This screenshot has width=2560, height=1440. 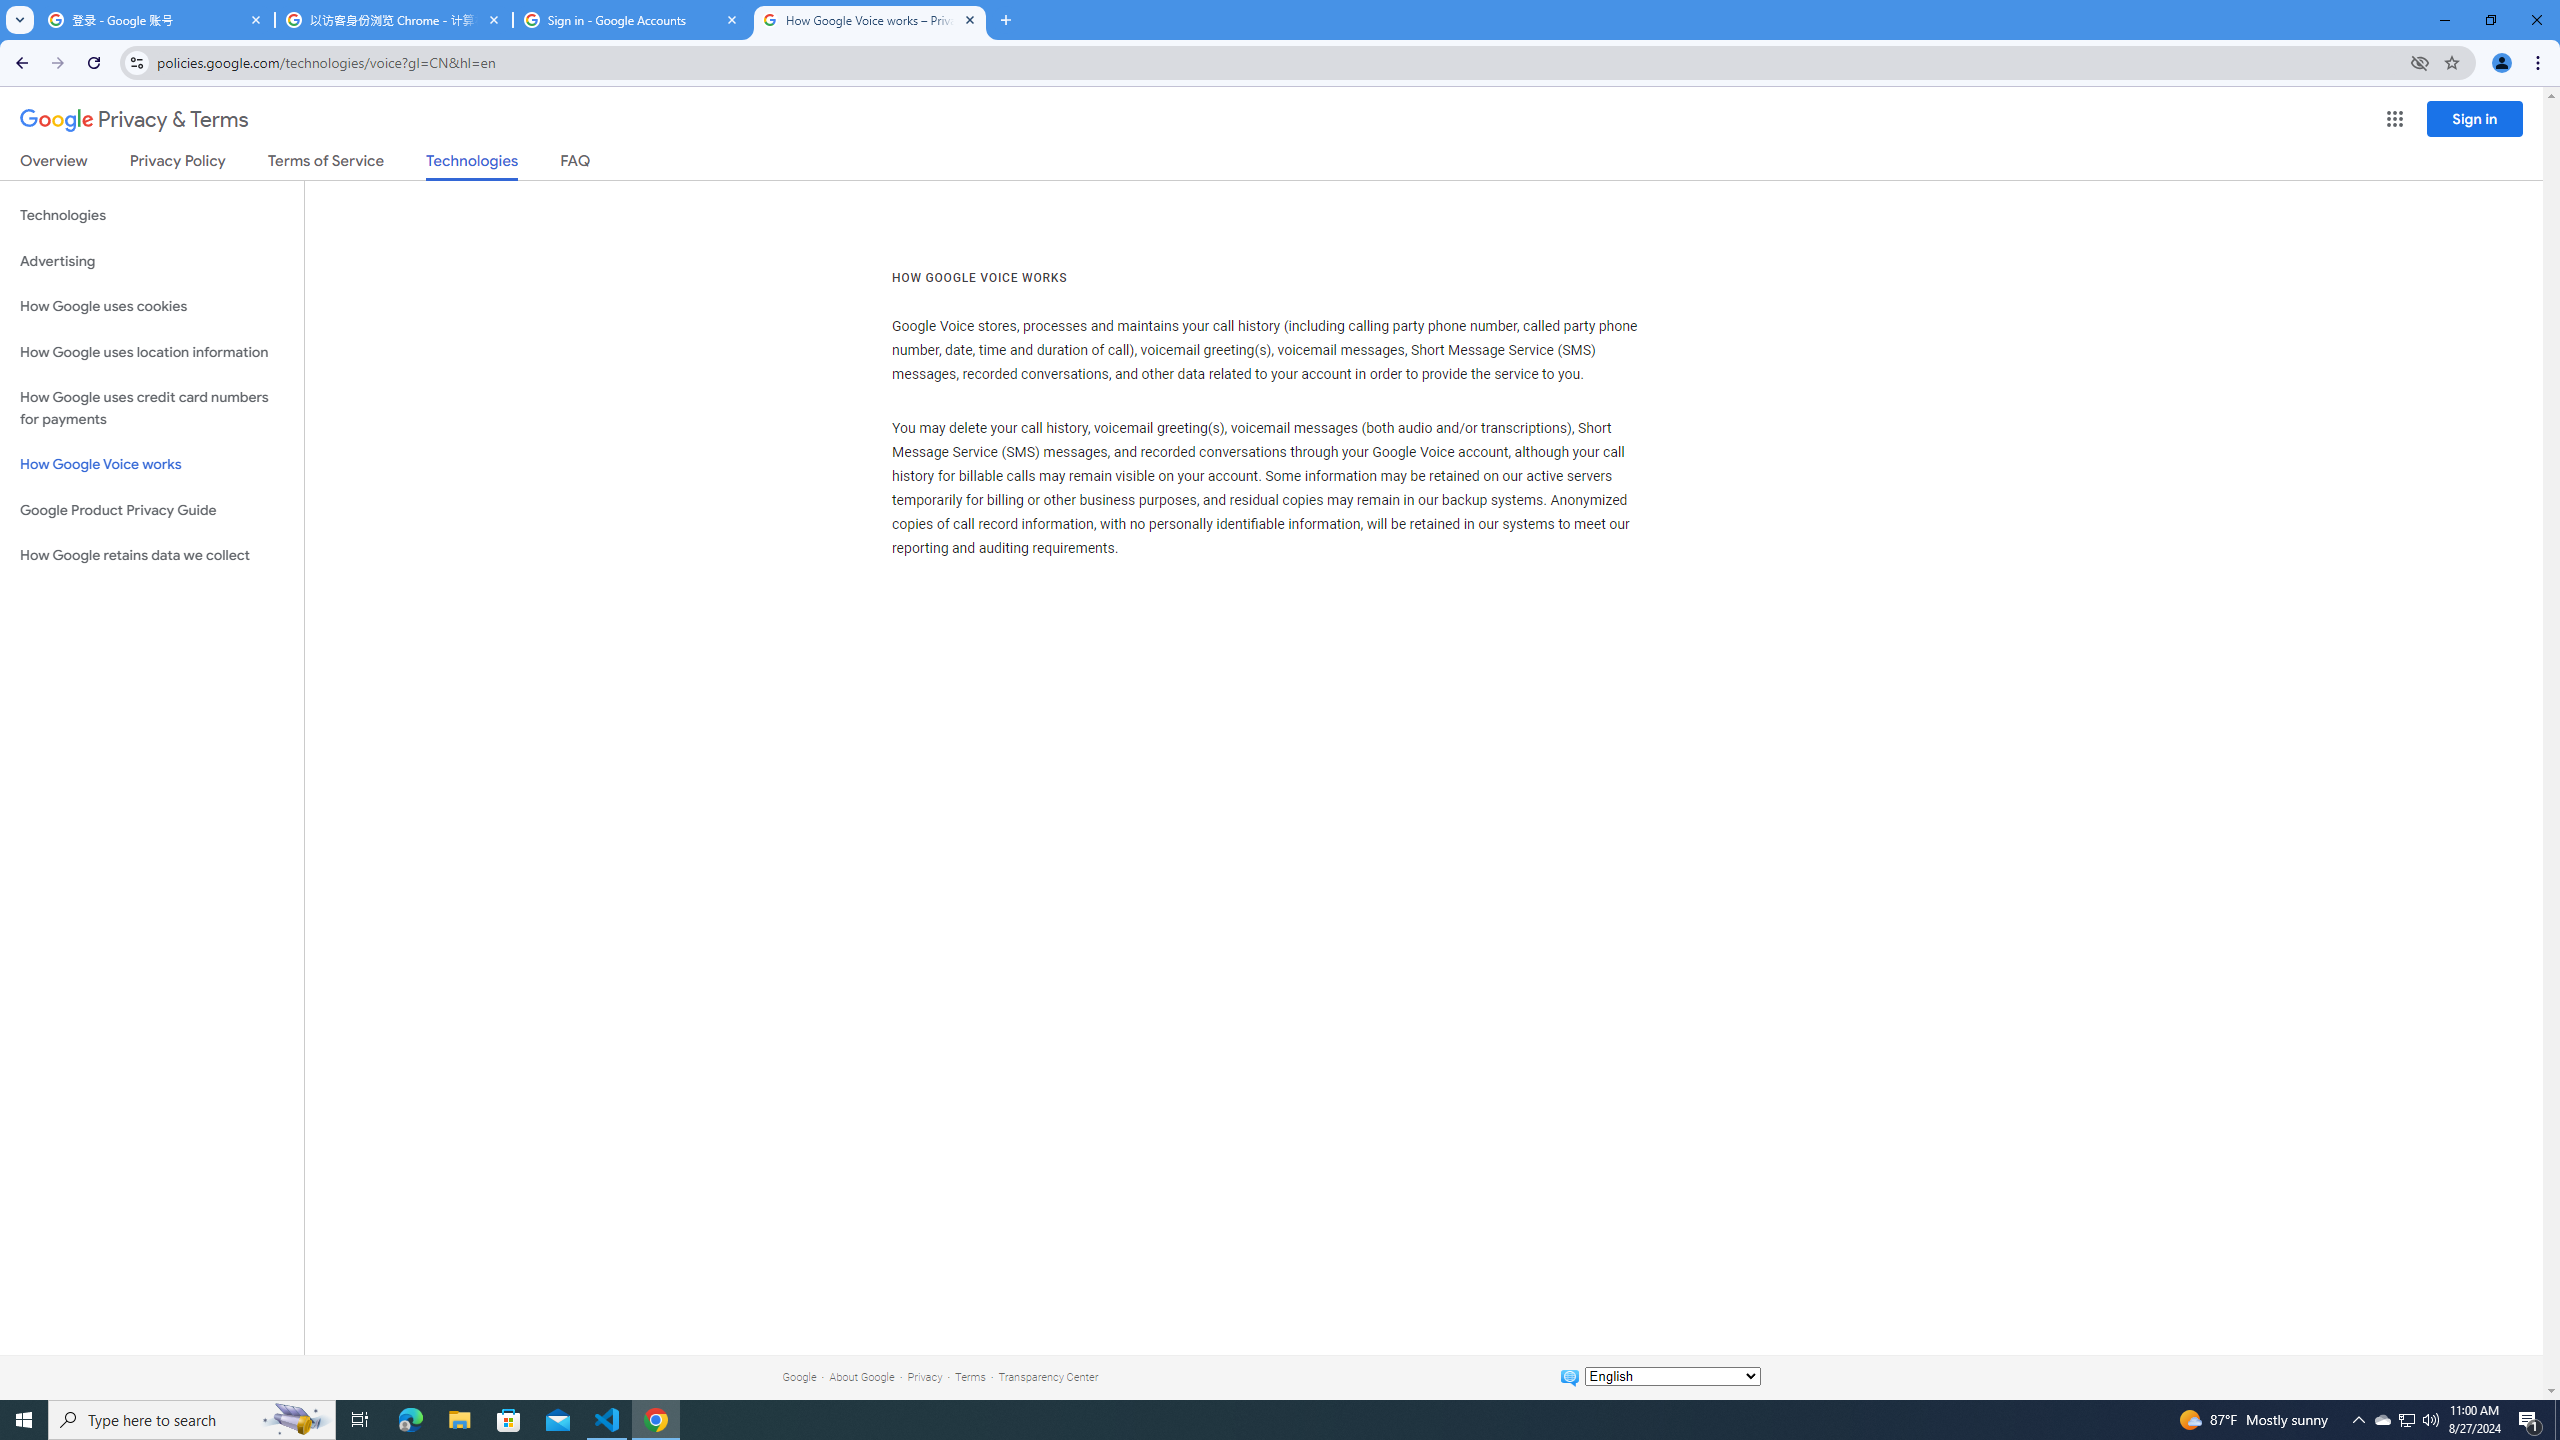 What do you see at coordinates (151, 555) in the screenshot?
I see `'How Google retains data we collect'` at bounding box center [151, 555].